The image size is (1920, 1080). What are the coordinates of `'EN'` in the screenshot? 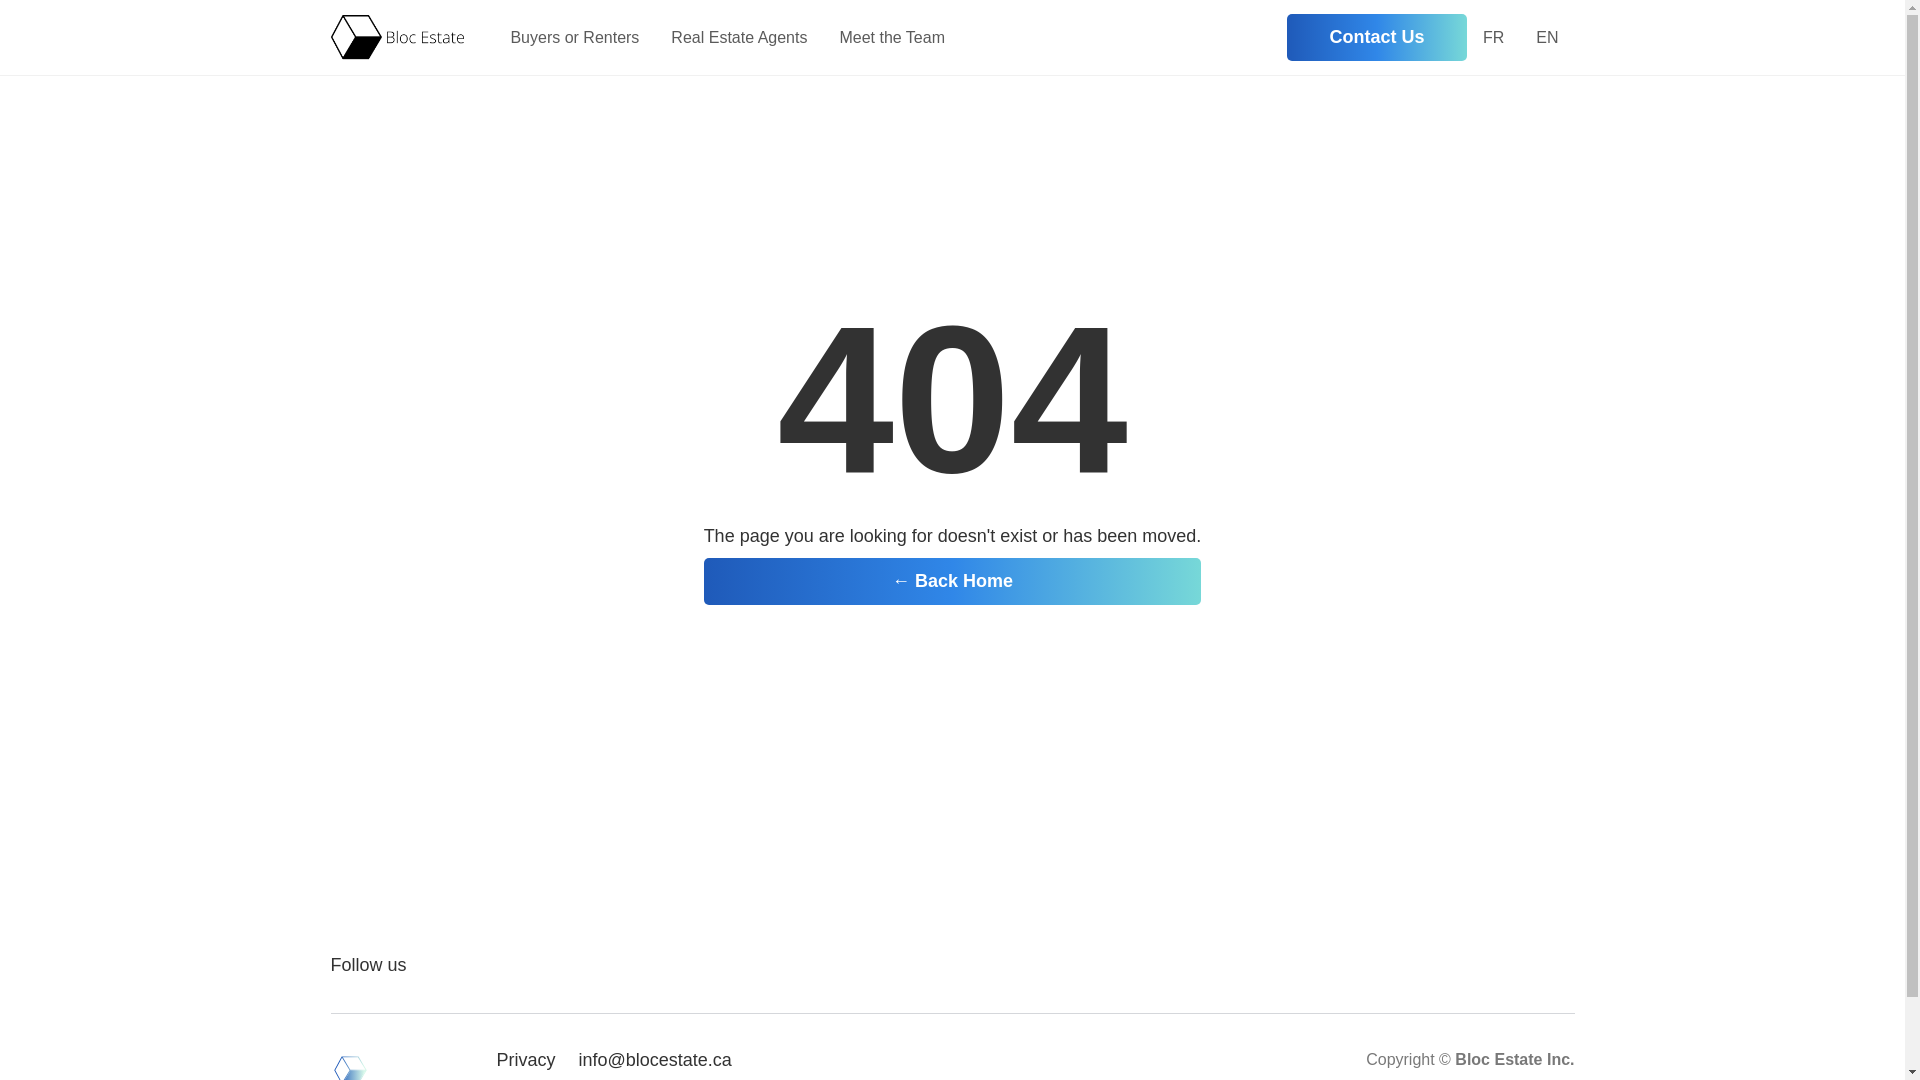 It's located at (1520, 37).